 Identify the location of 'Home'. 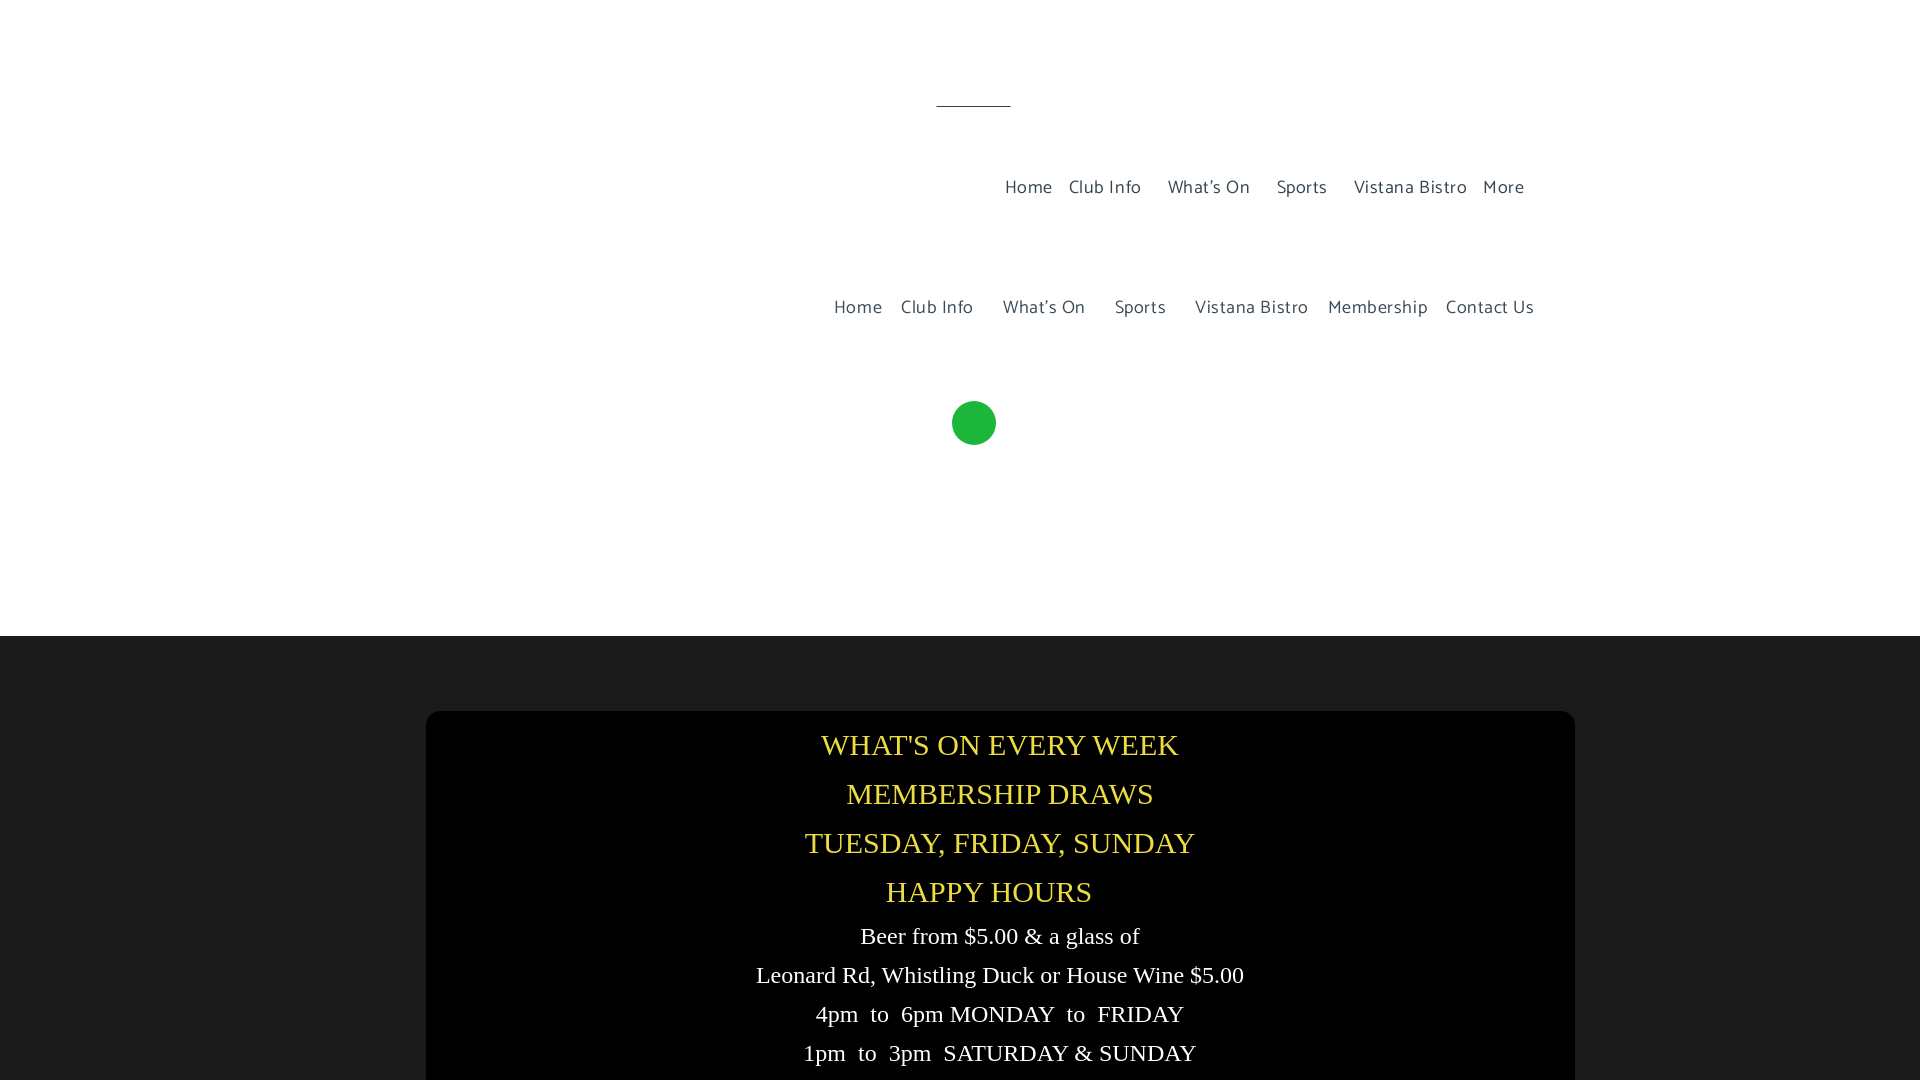
(848, 308).